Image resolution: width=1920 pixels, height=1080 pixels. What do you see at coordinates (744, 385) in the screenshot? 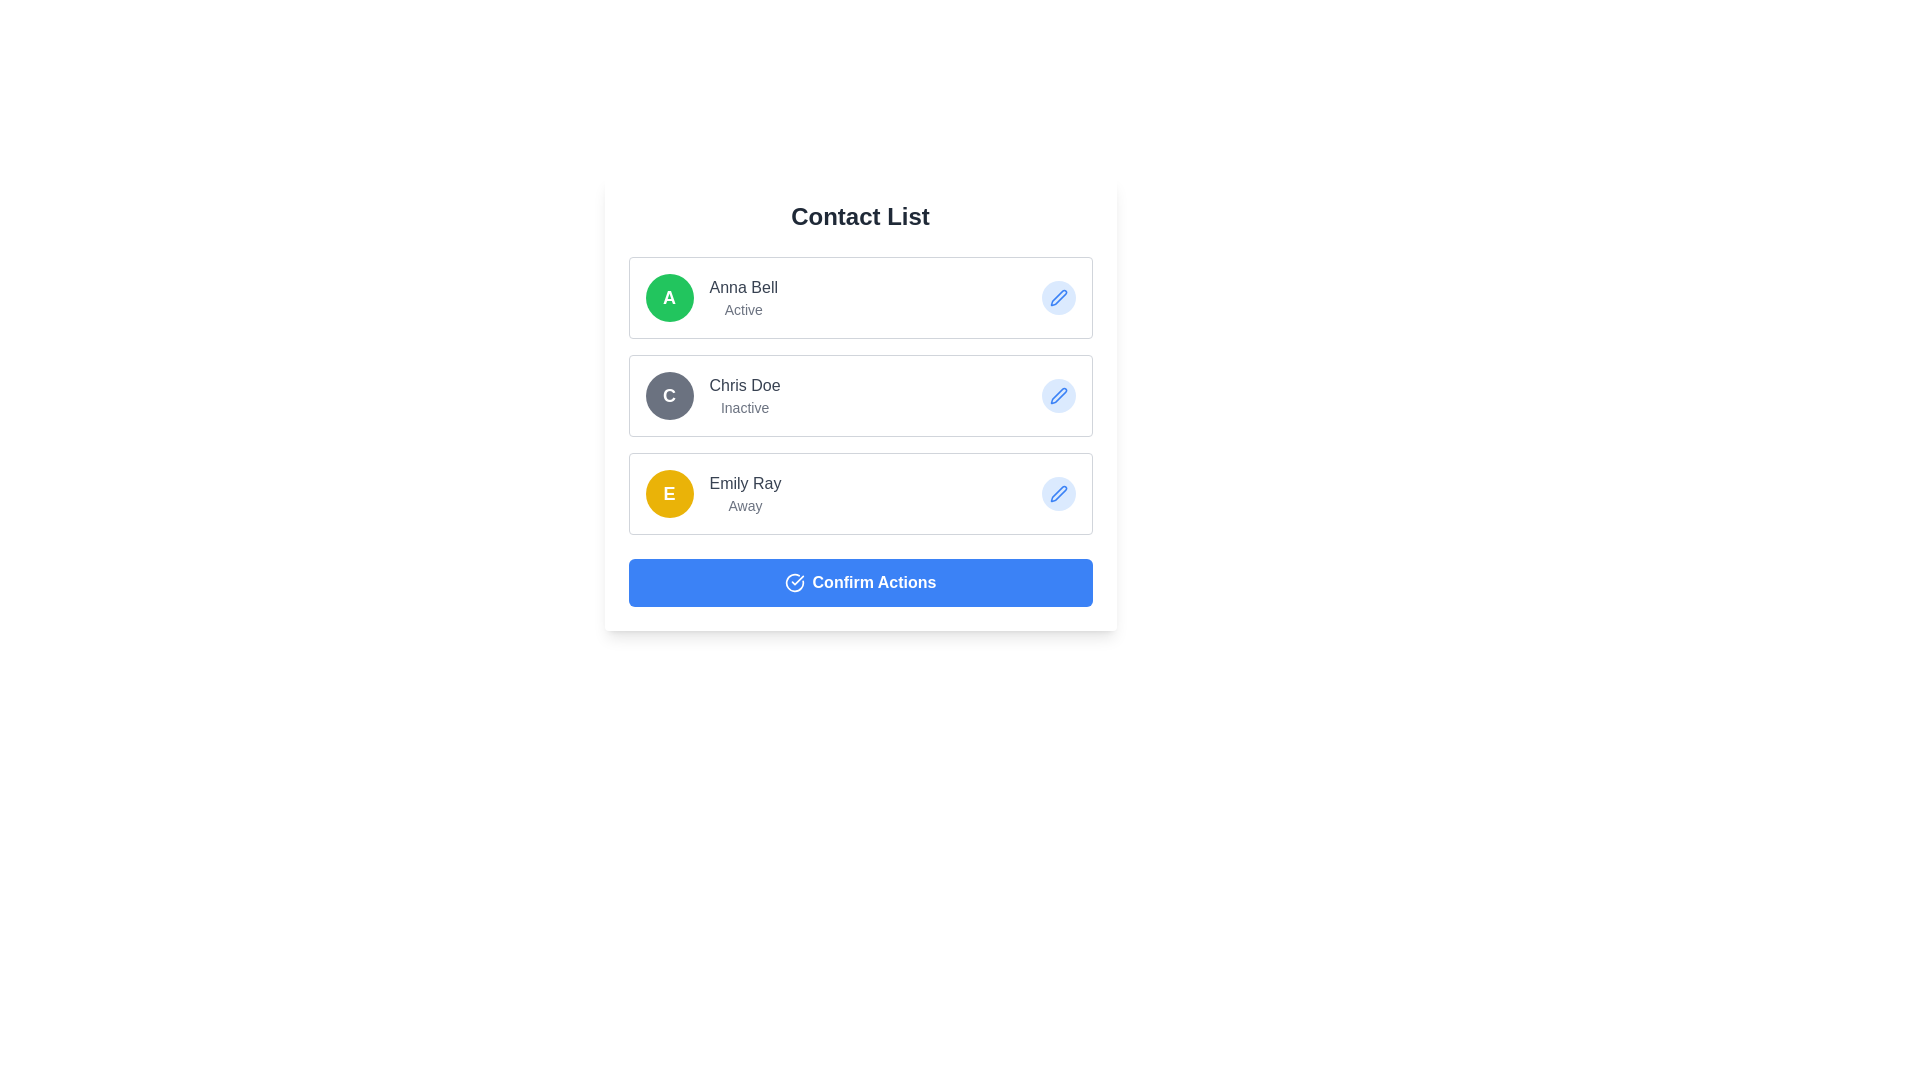
I see `text label displaying 'Chris Doe' located in the second contact entry of the 'Contact List', next to the circular avatar labeled with a 'C'` at bounding box center [744, 385].